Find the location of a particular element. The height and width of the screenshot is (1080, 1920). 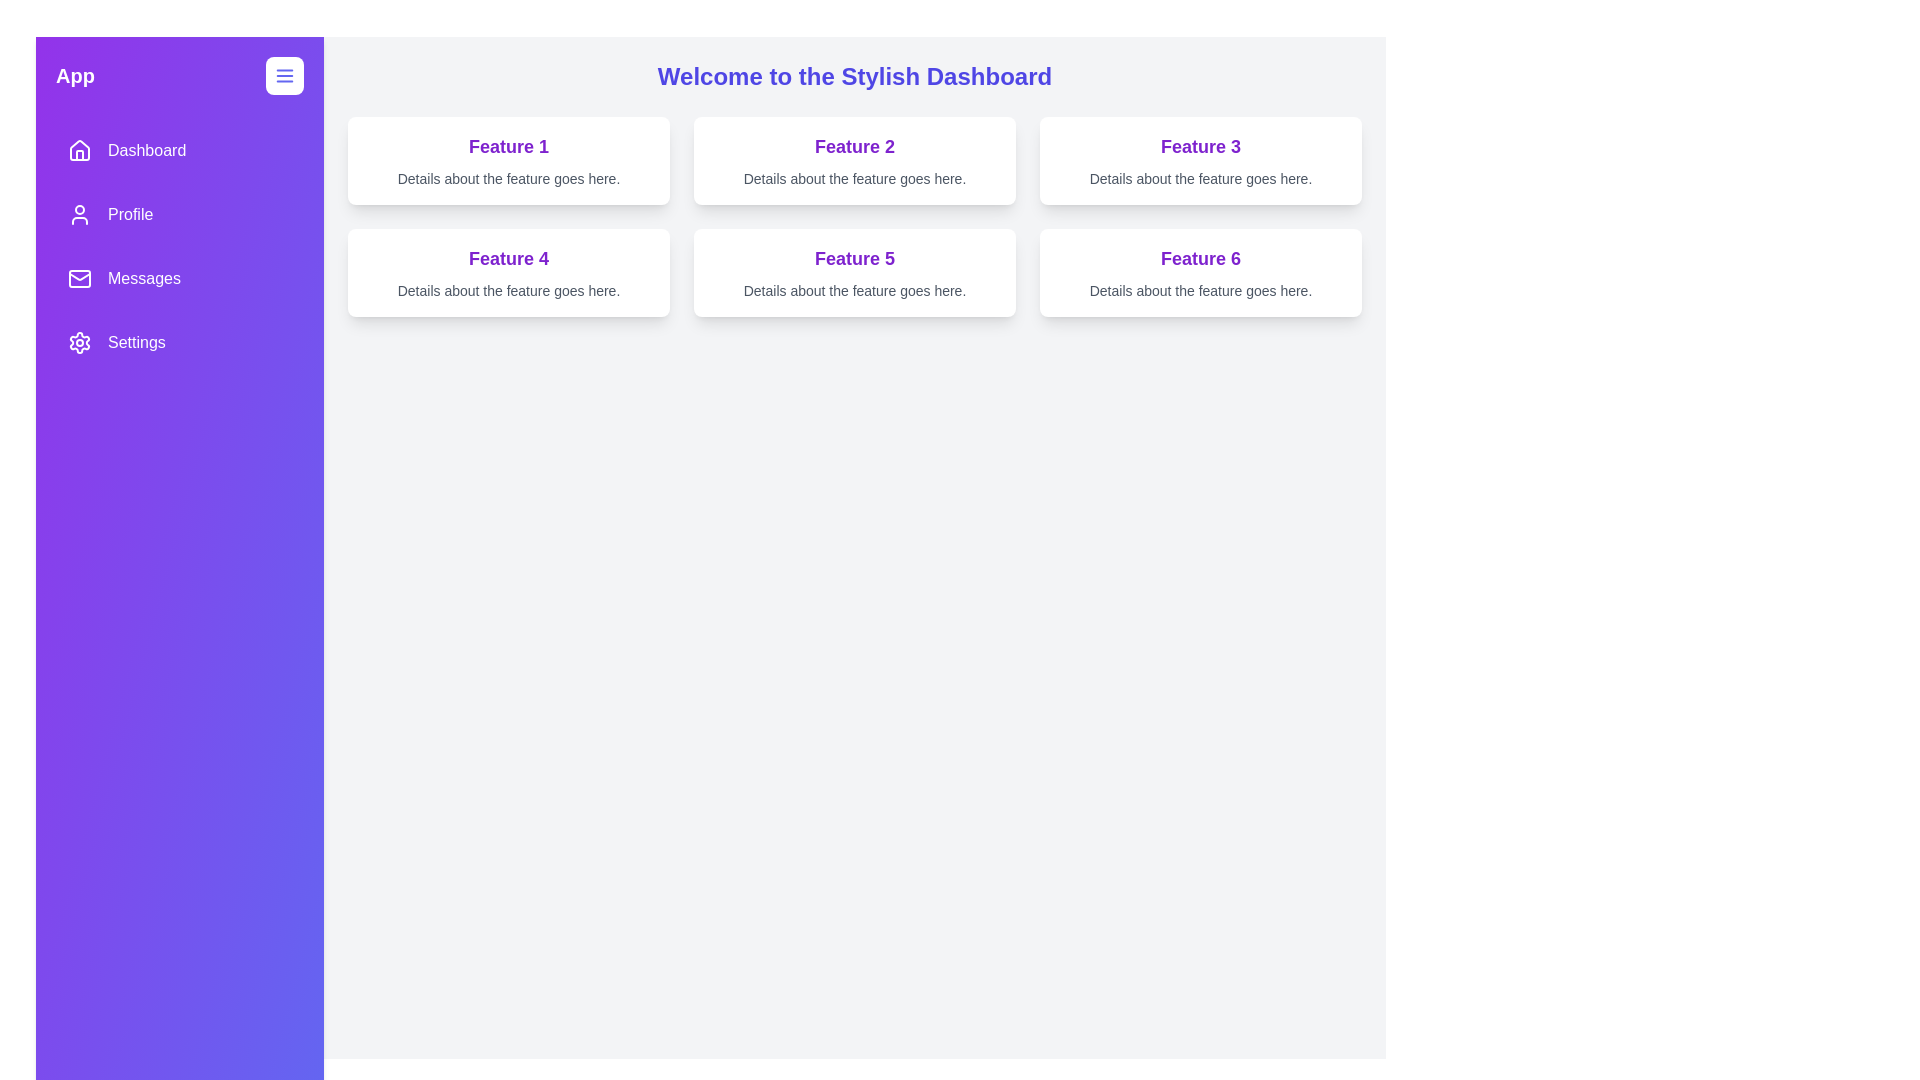

the text heading label of the second card in the grid layout, which serves as a concise title for the user is located at coordinates (854, 145).